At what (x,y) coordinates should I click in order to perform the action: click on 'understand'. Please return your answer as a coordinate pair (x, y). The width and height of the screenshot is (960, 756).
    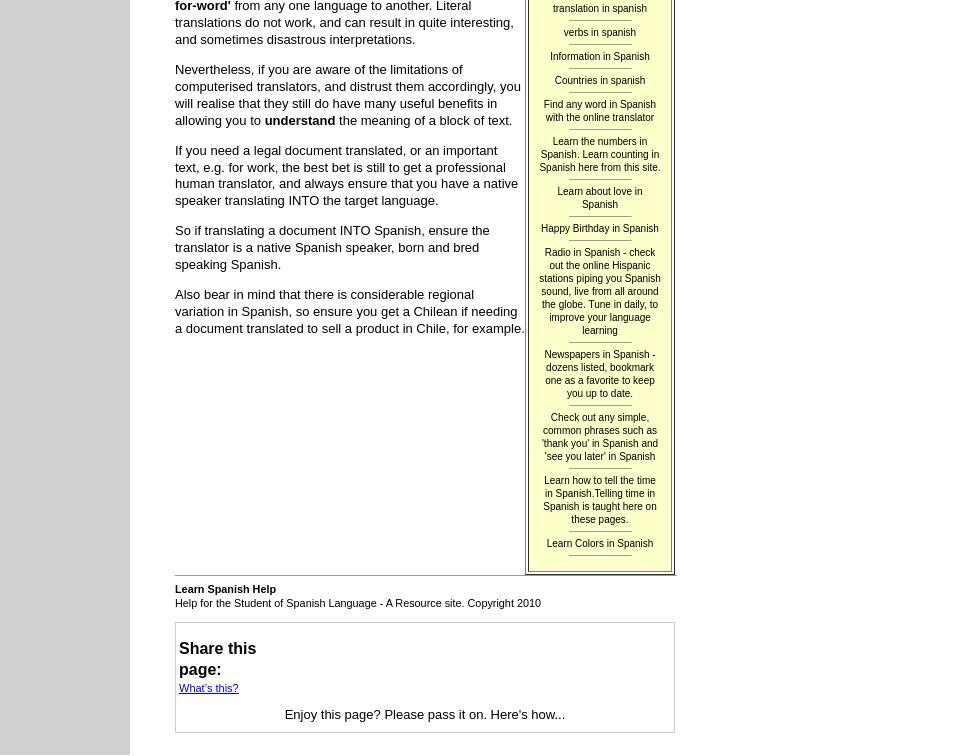
    Looking at the image, I should click on (298, 119).